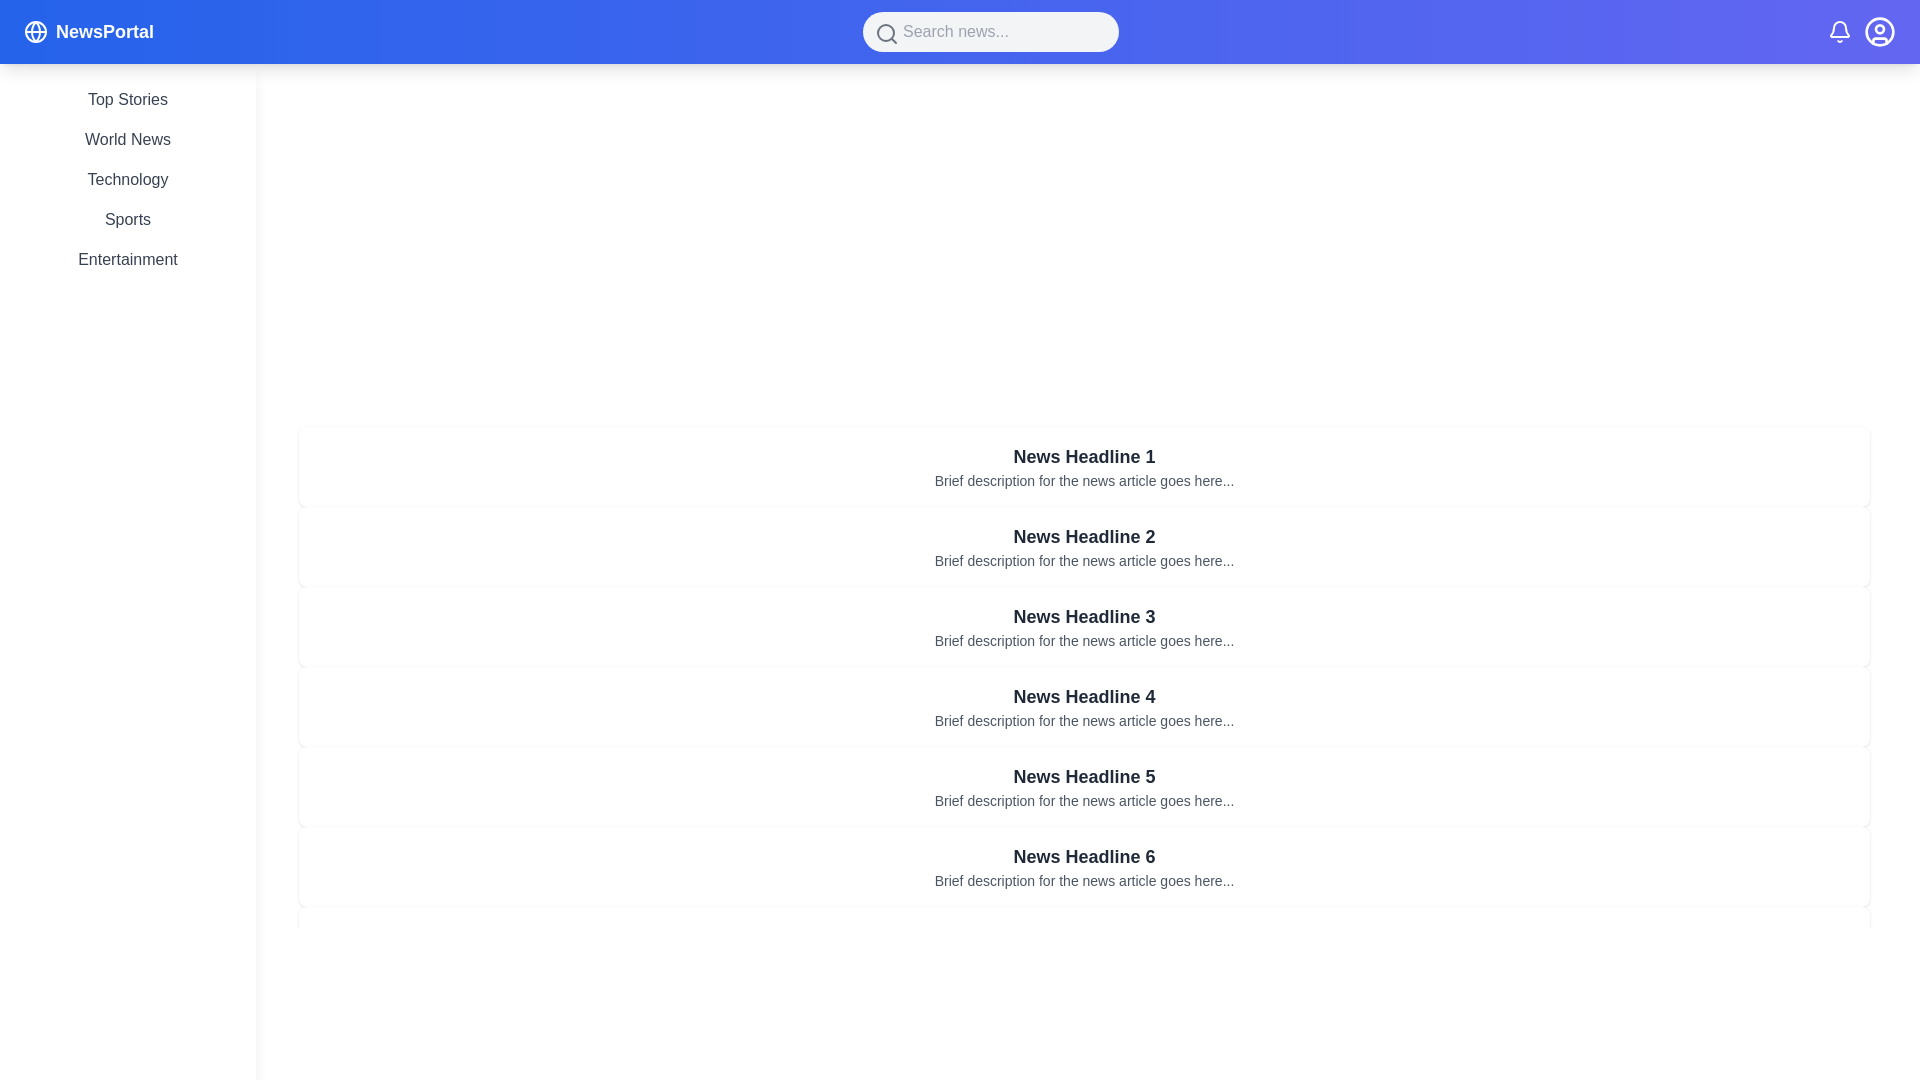  Describe the element at coordinates (1083, 456) in the screenshot. I see `the static text header of the news article, which is positioned at the top of a list of articles and is part of a white background card with a drop shadow` at that location.